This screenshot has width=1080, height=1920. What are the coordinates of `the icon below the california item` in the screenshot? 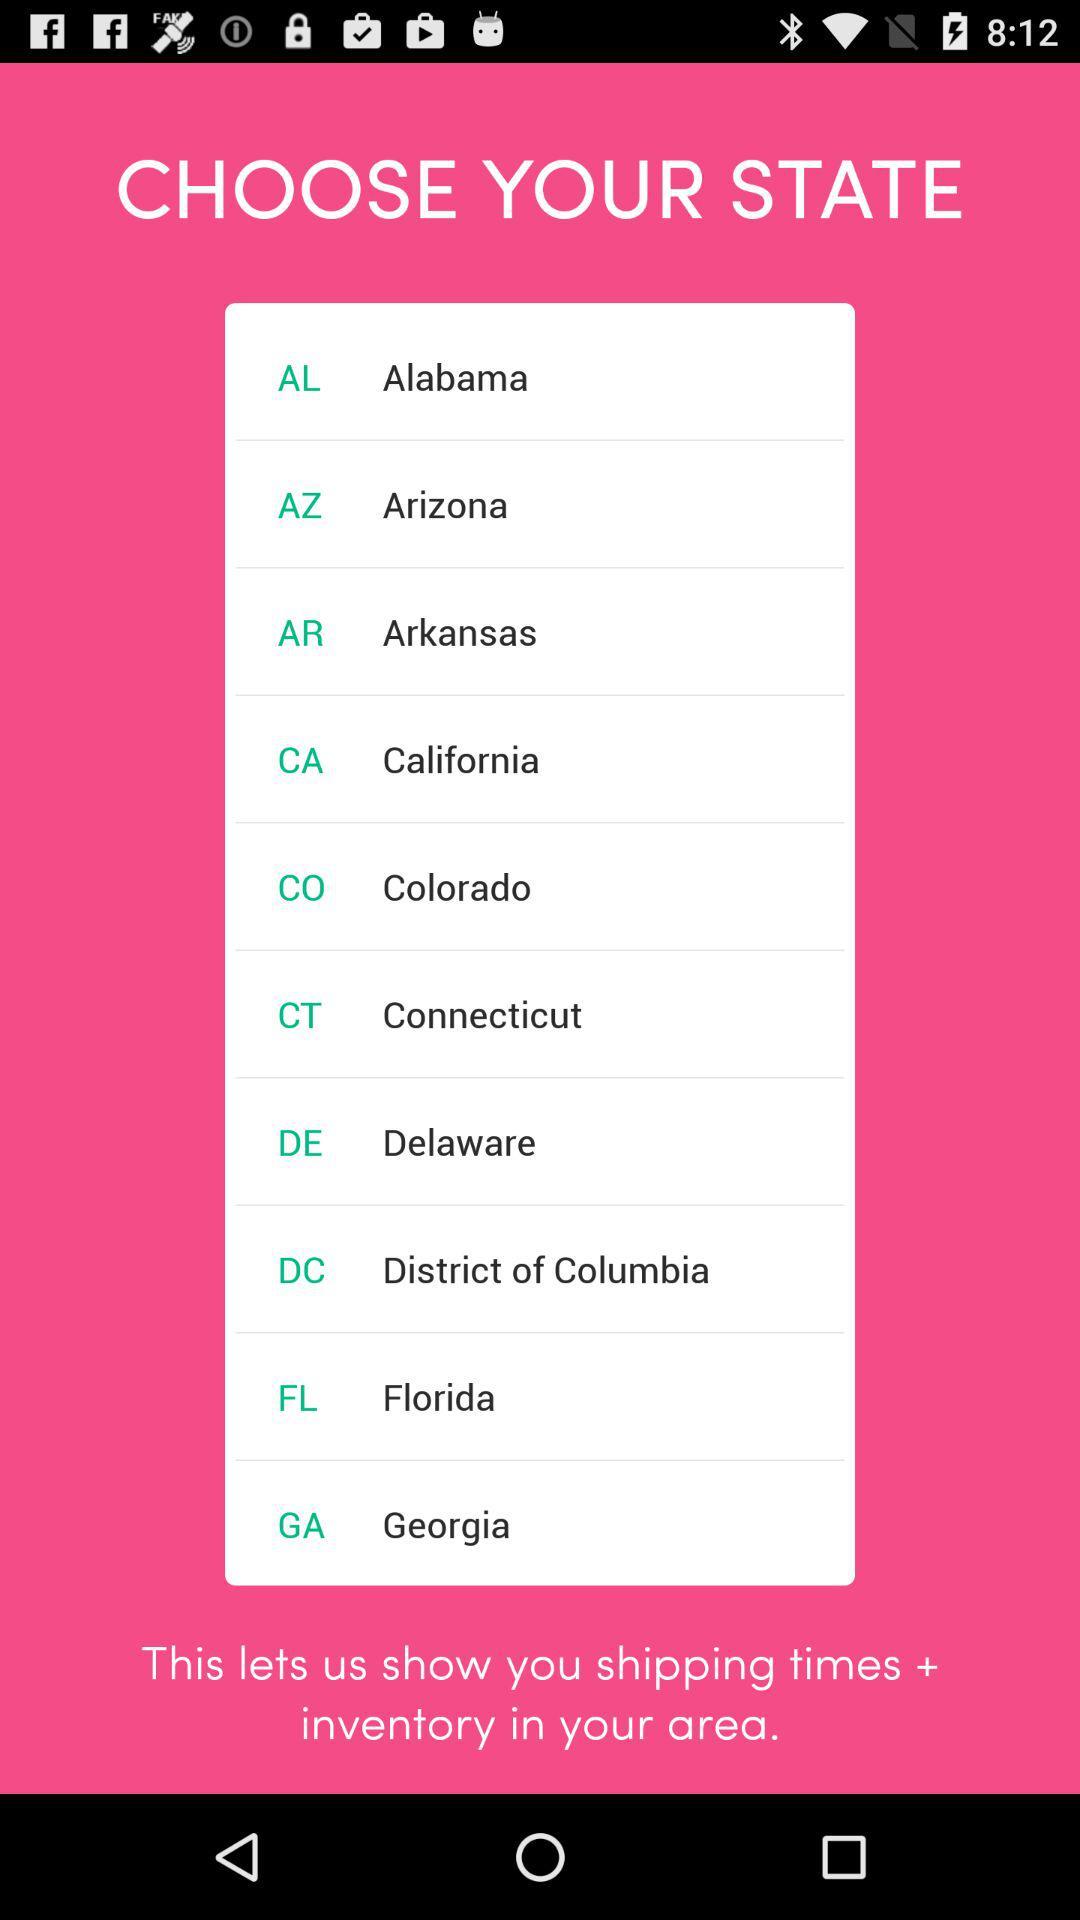 It's located at (457, 885).